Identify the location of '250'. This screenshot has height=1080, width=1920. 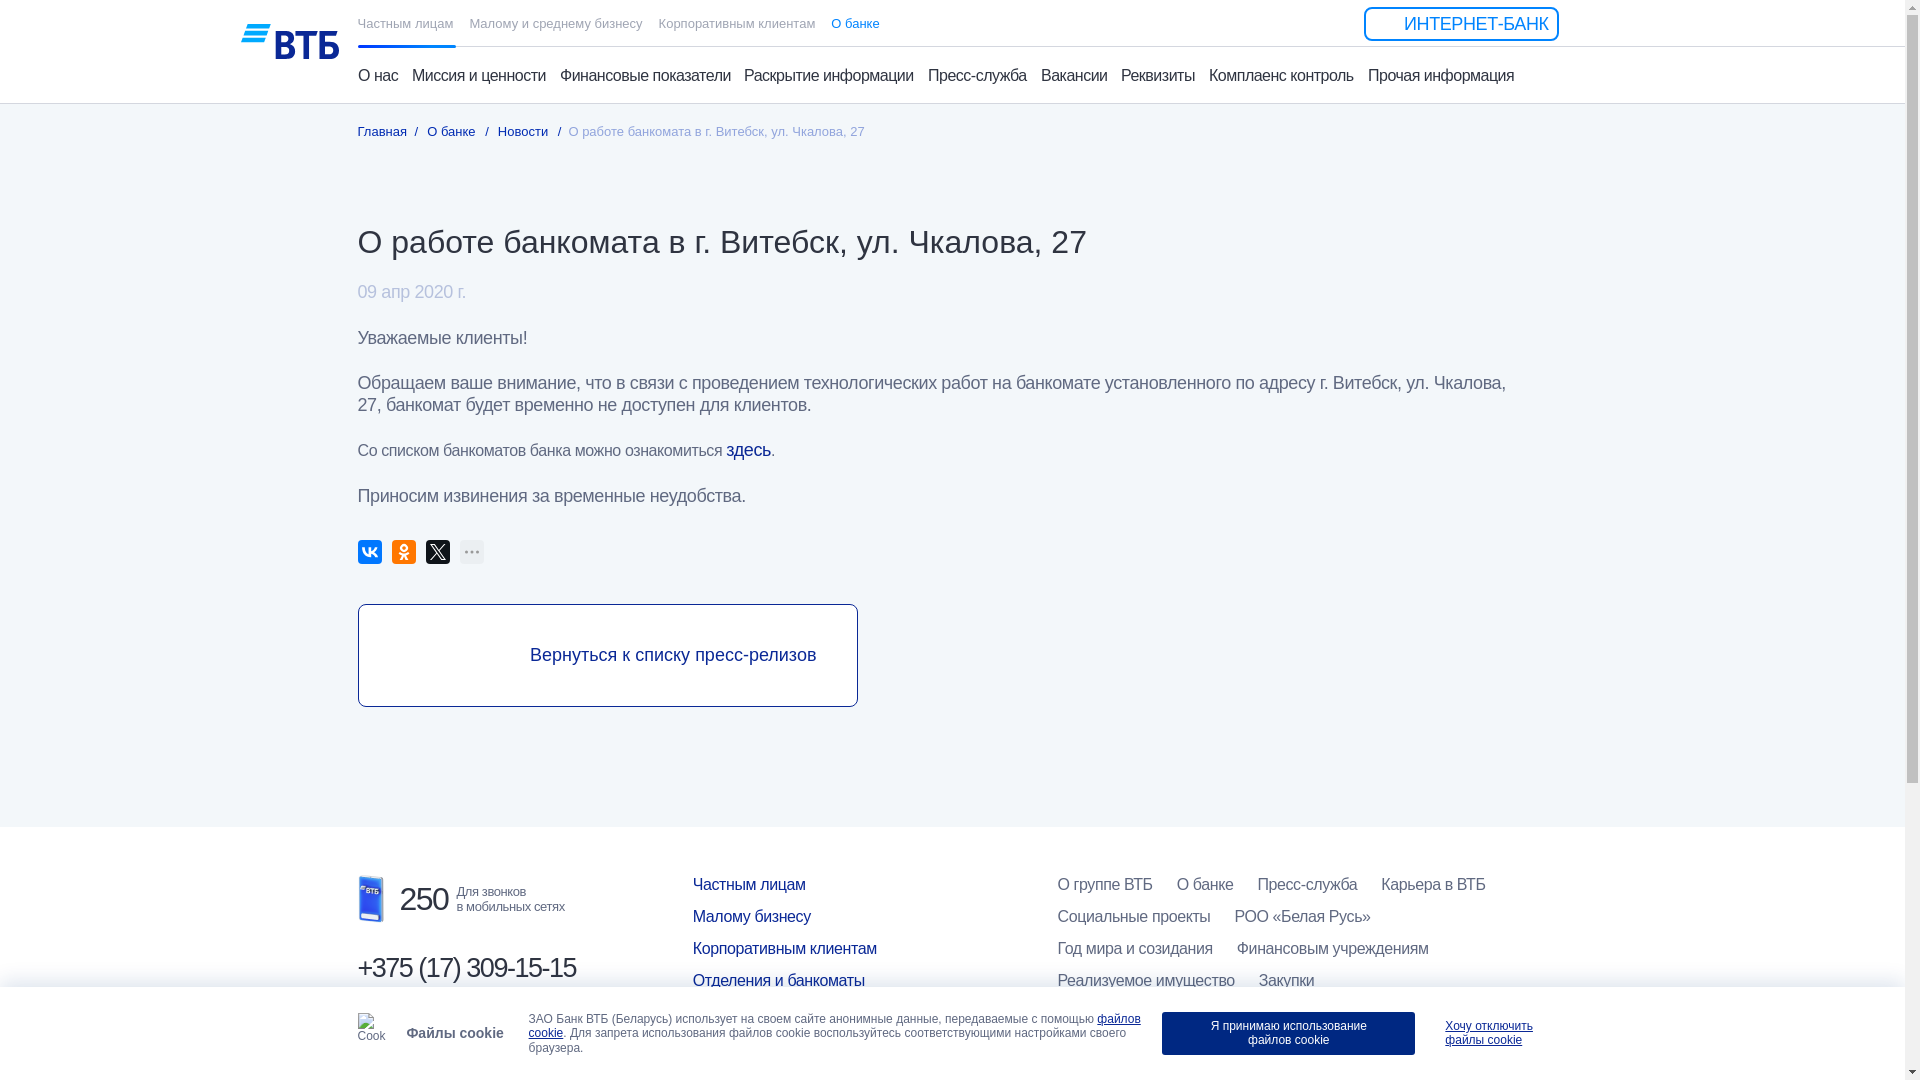
(402, 897).